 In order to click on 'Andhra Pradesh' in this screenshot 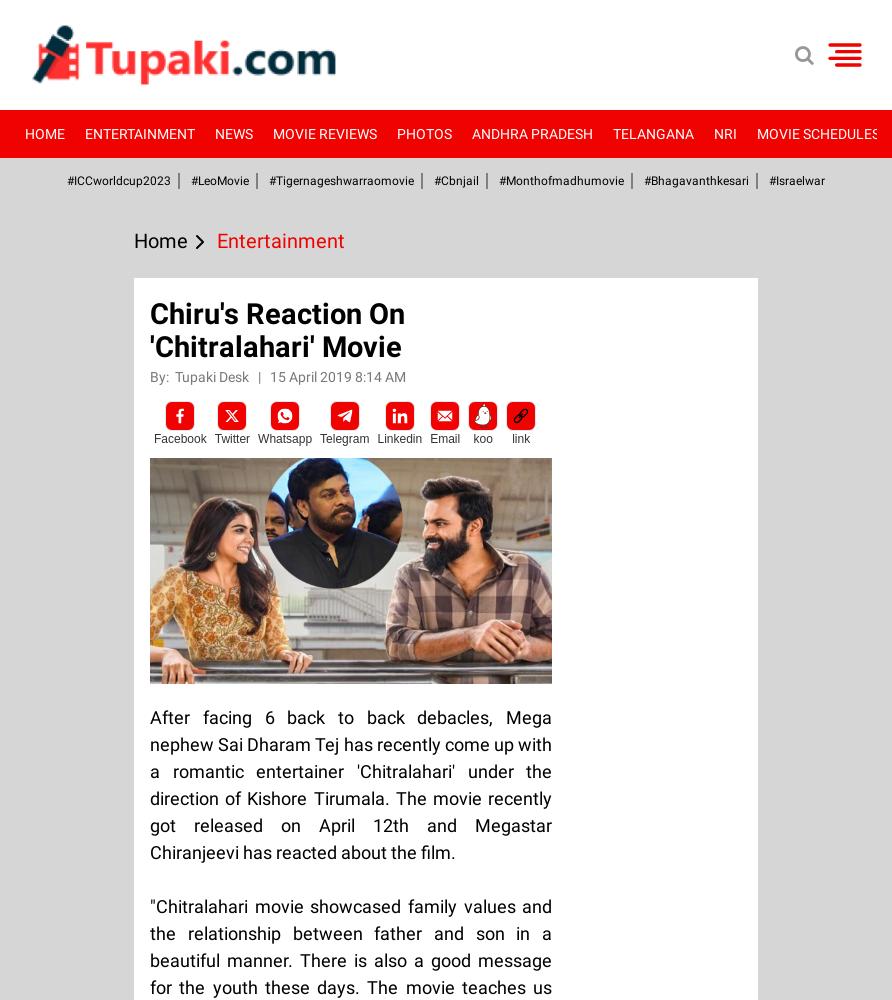, I will do `click(532, 134)`.